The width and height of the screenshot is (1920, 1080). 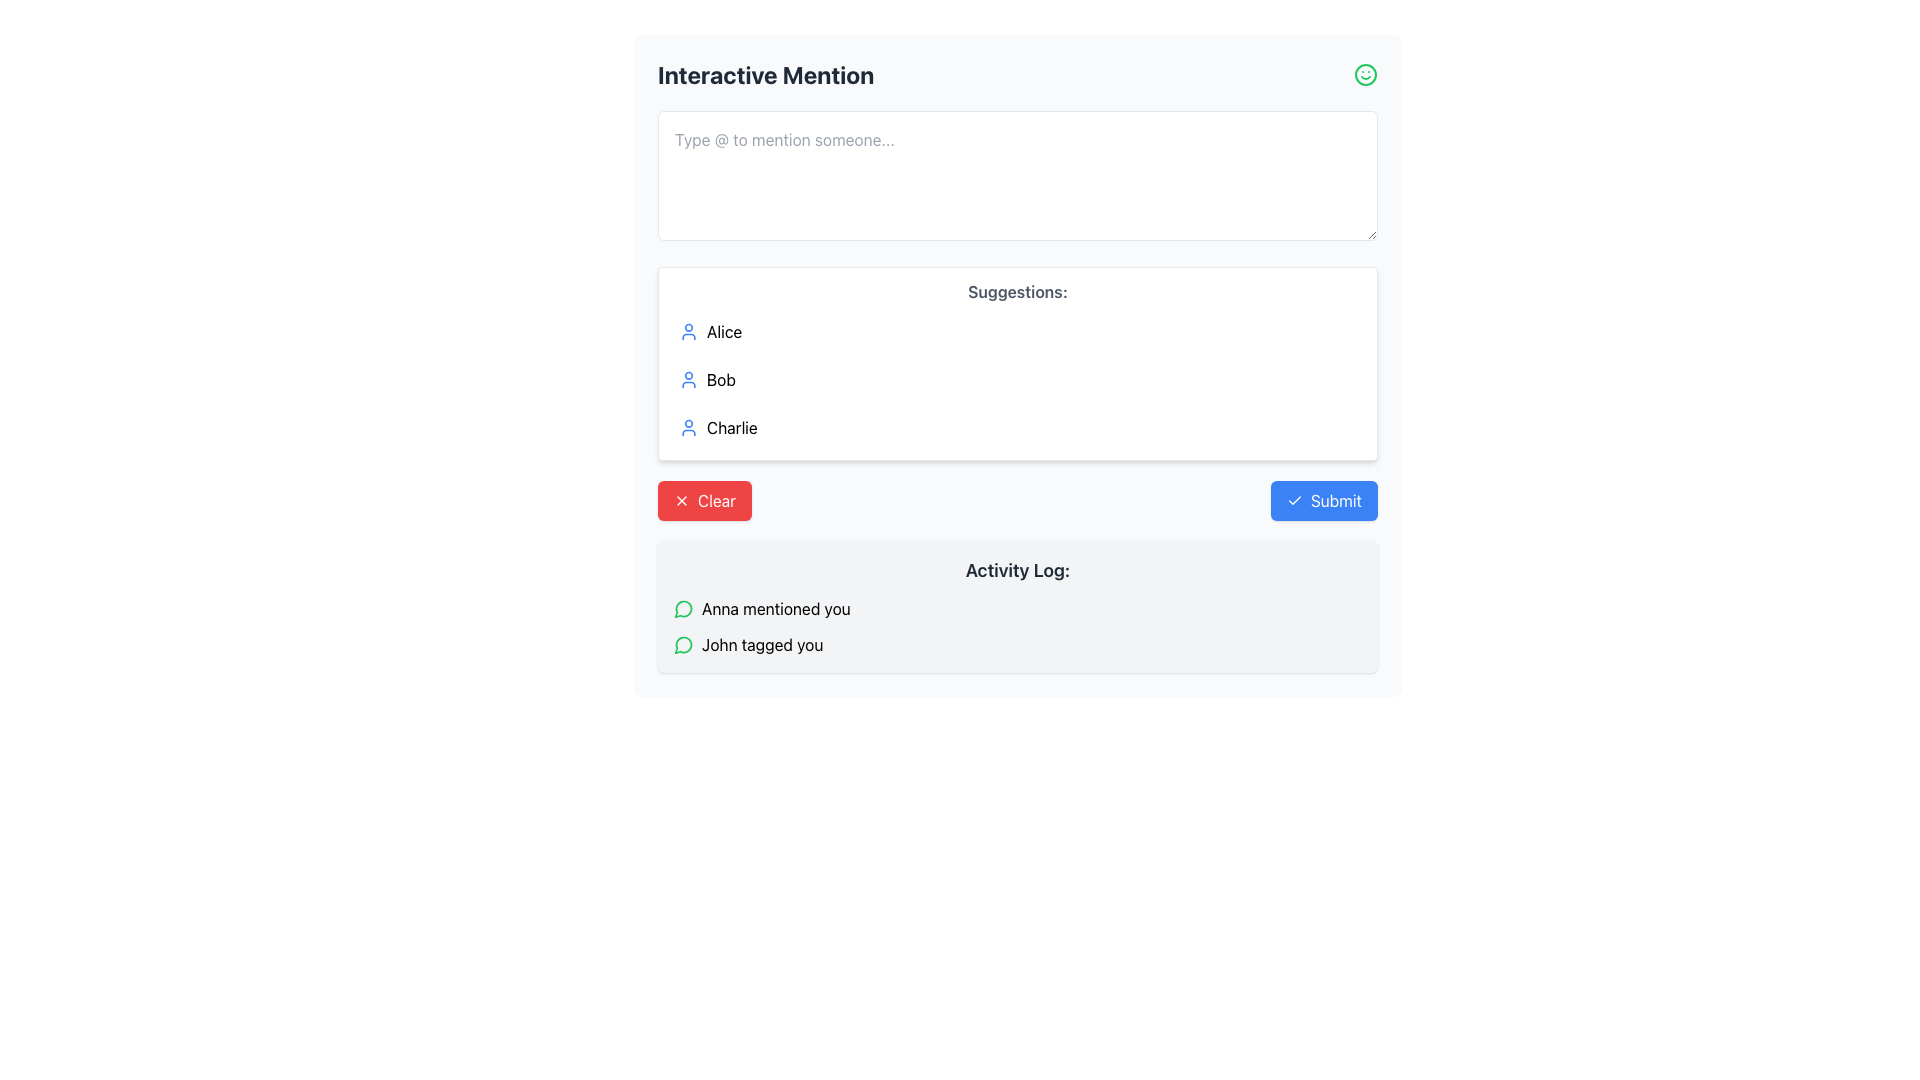 What do you see at coordinates (731, 427) in the screenshot?
I see `the text label 'Charlie' in the suggestion list under the 'Suggestions' heading` at bounding box center [731, 427].